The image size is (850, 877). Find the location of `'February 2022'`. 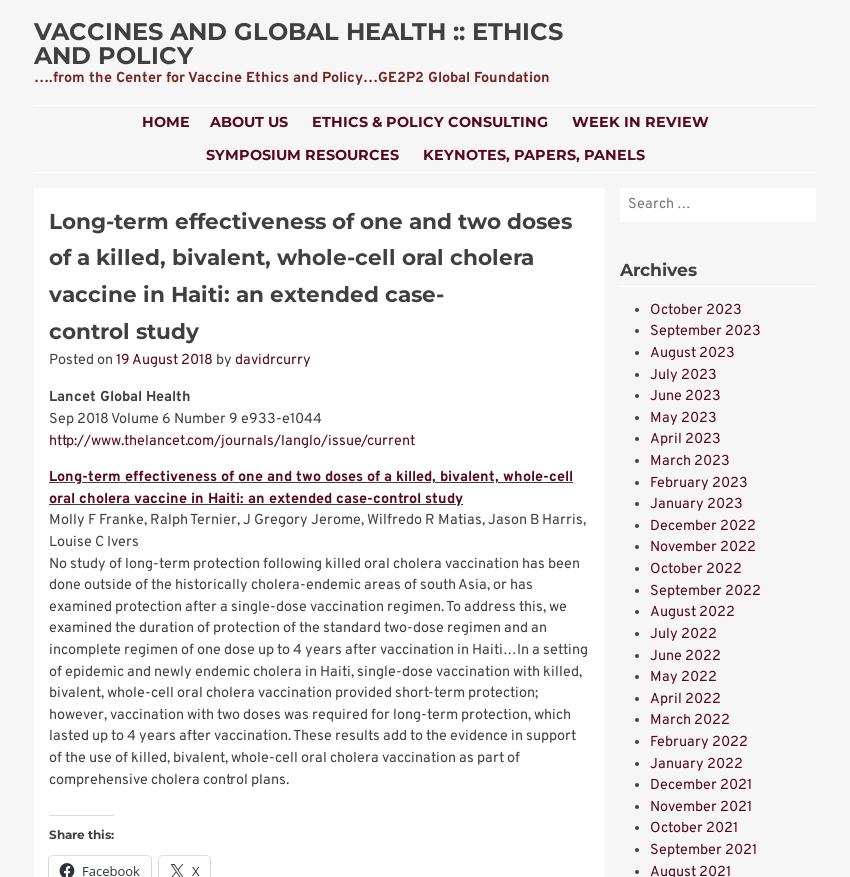

'February 2022' is located at coordinates (698, 741).